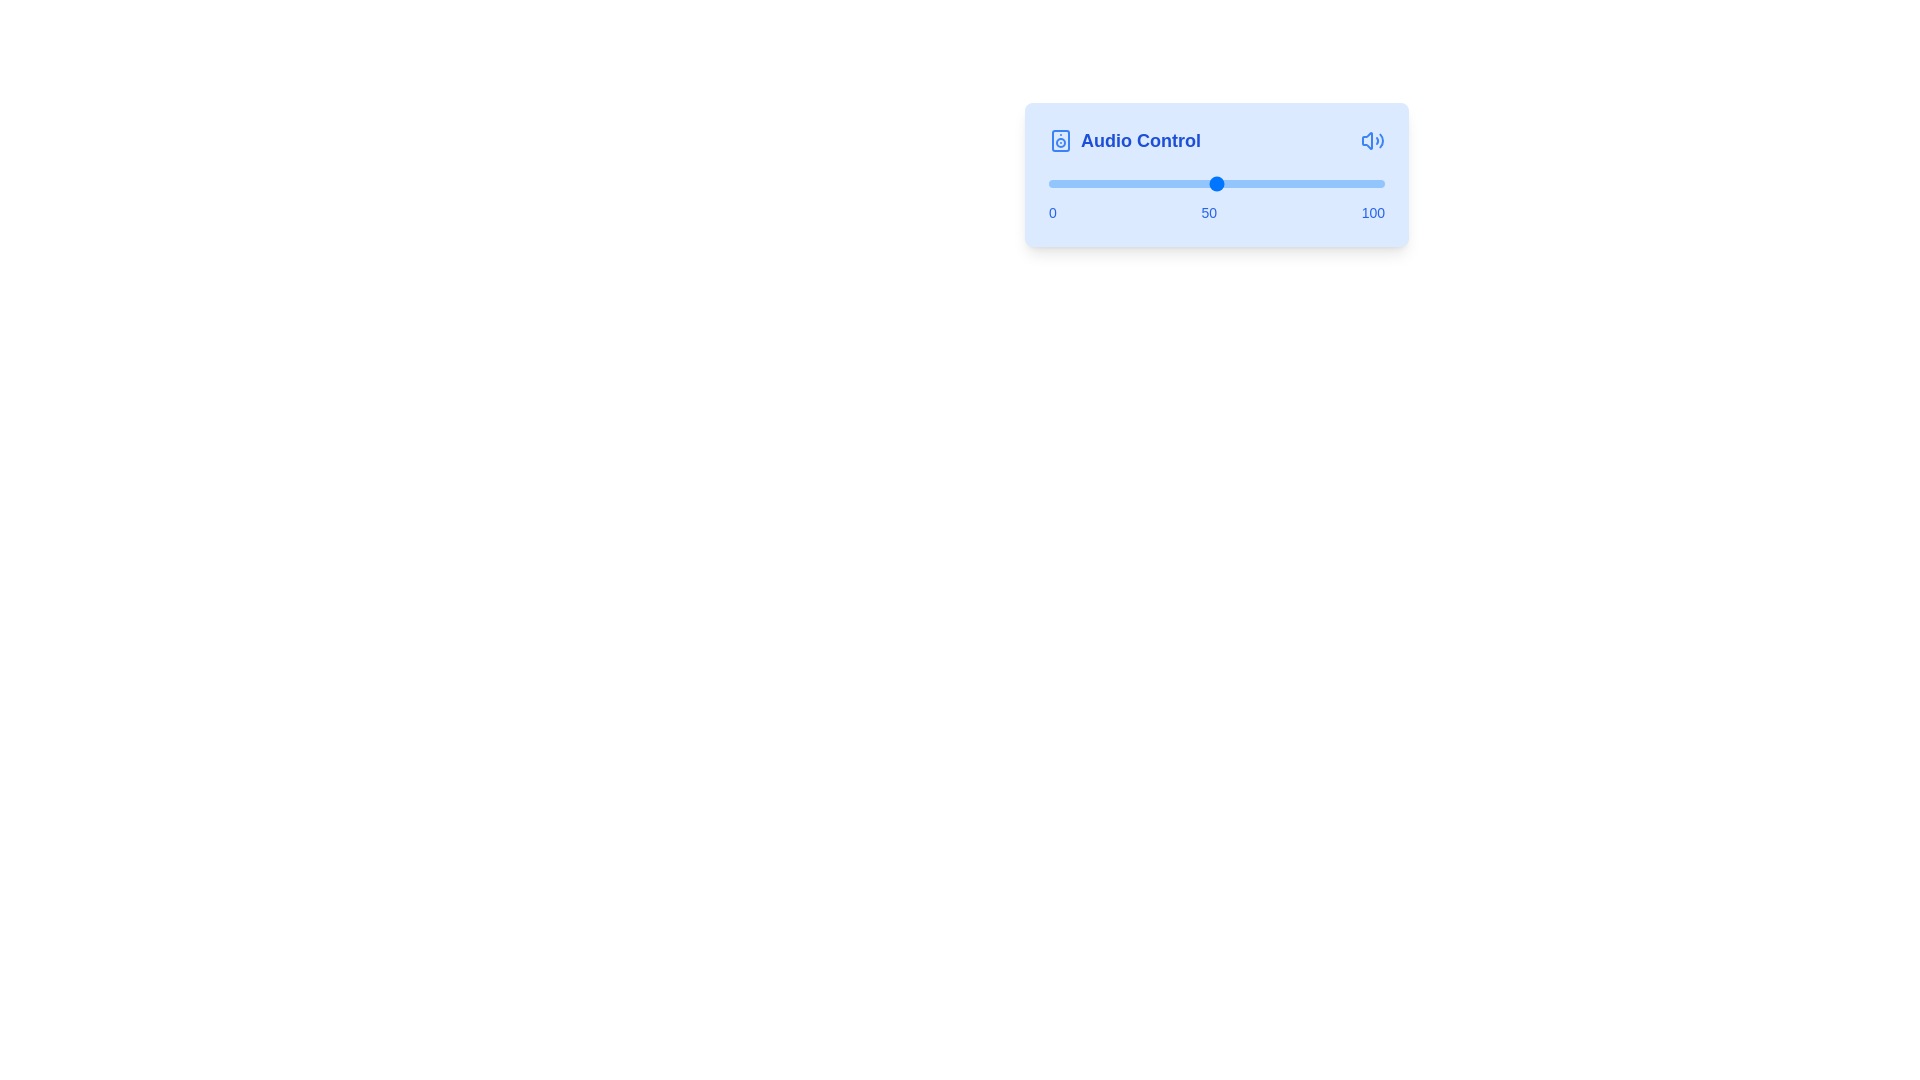 The width and height of the screenshot is (1920, 1080). I want to click on the audio level, so click(1129, 184).